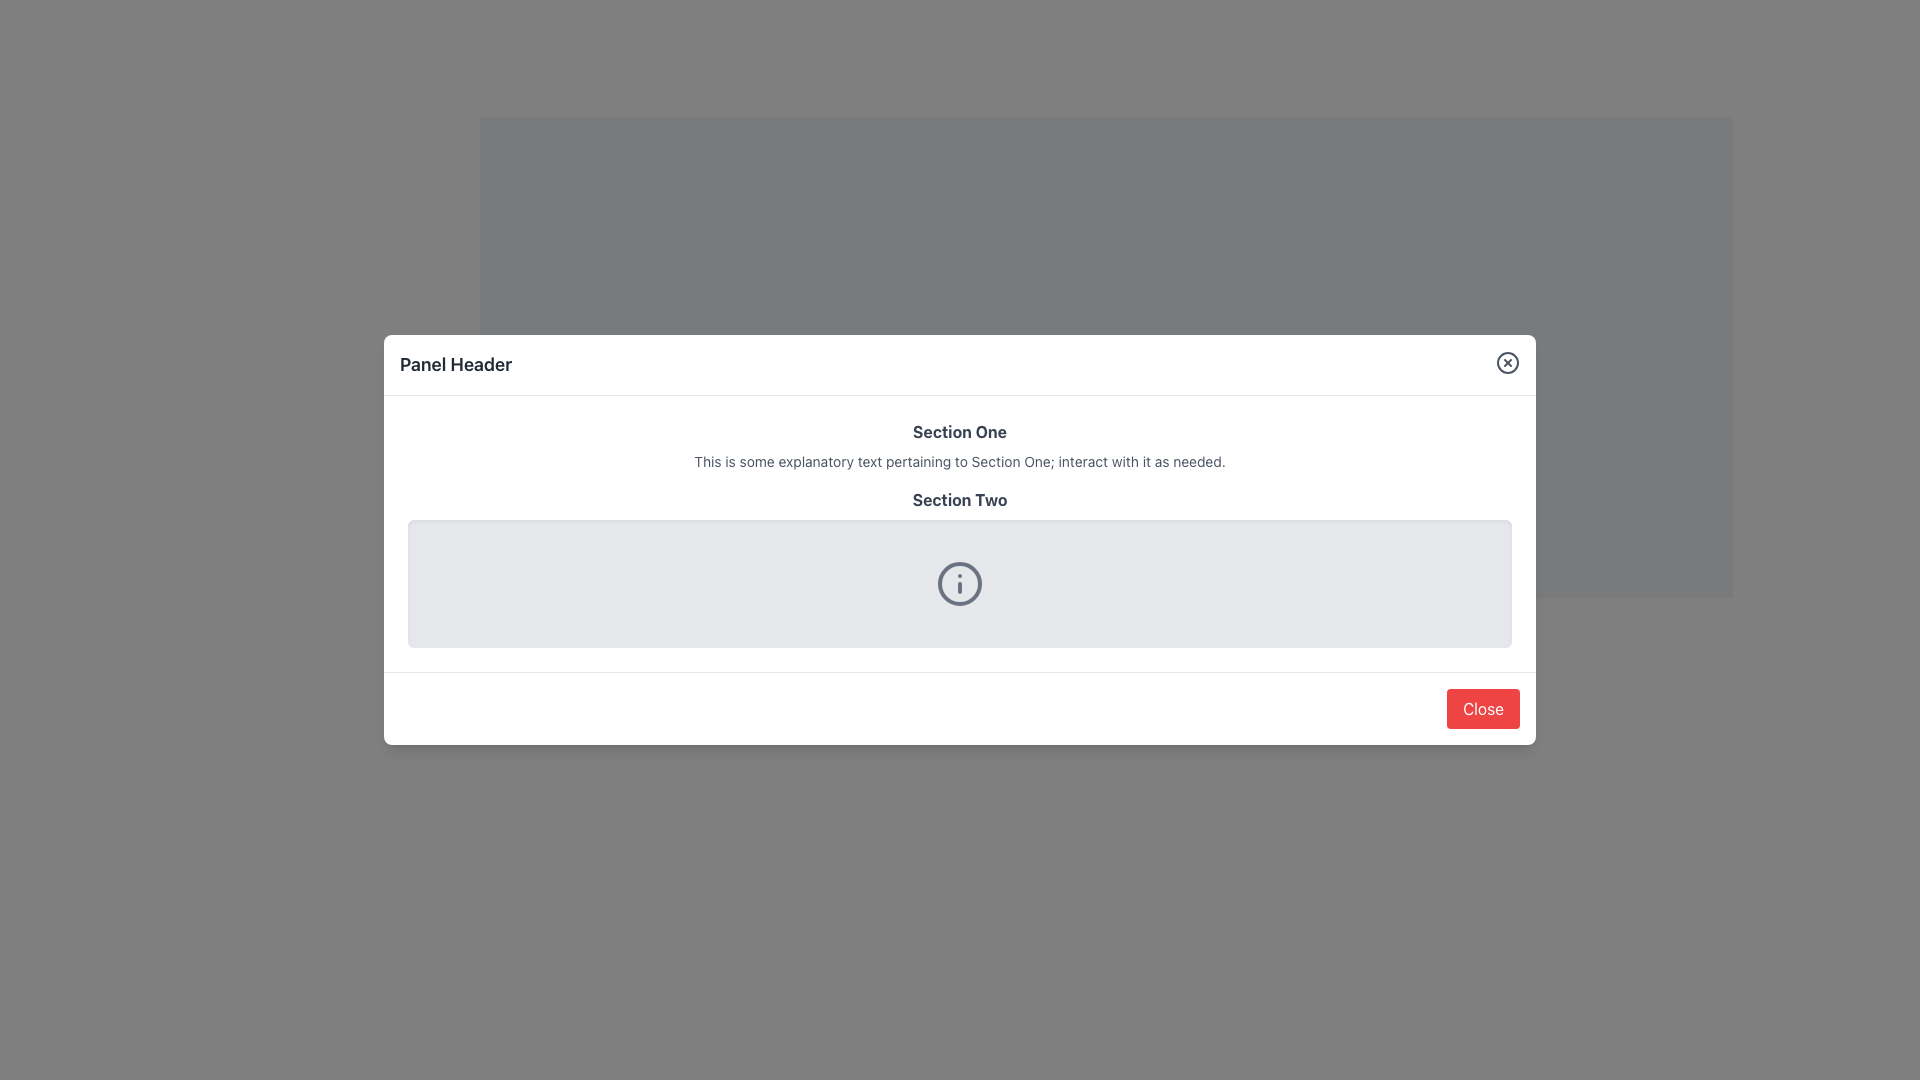  What do you see at coordinates (1483, 708) in the screenshot?
I see `the close button located at the bottom-right corner of the modal dialog to change its background color` at bounding box center [1483, 708].